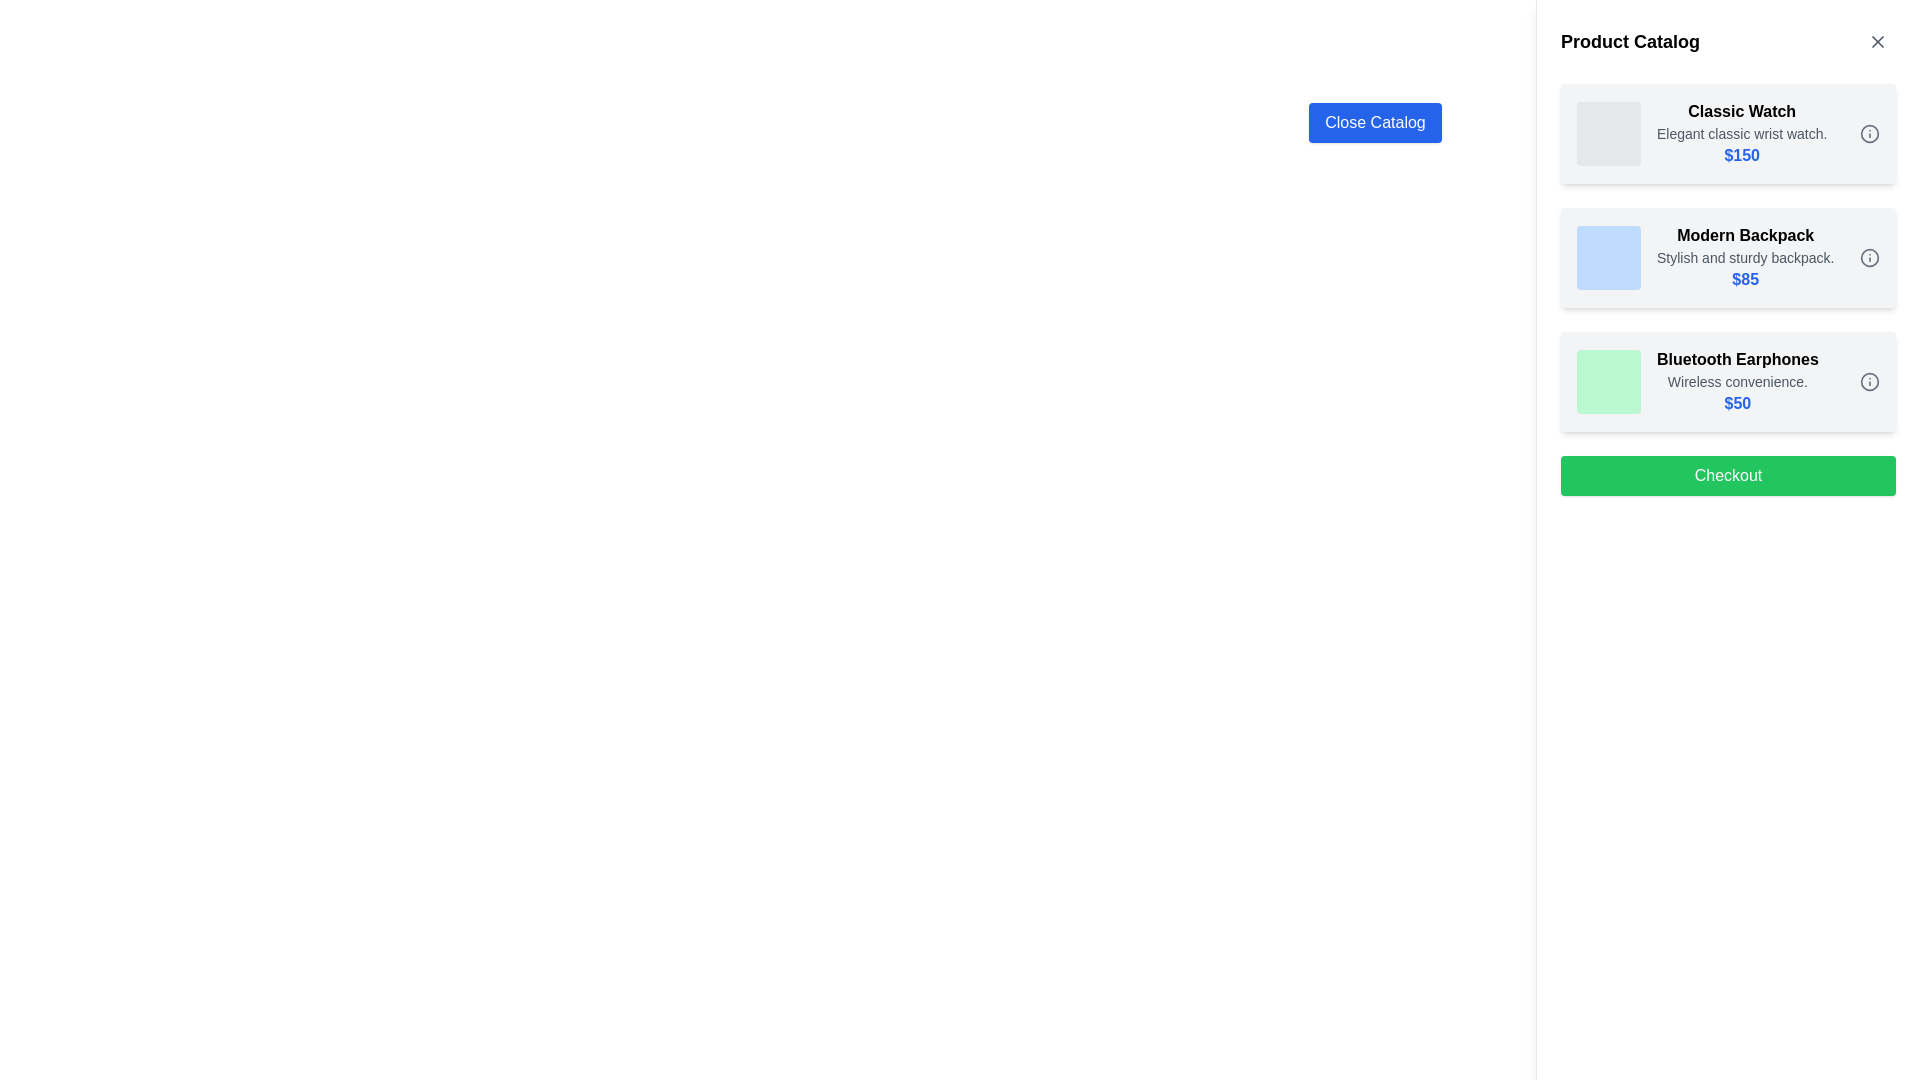 This screenshot has height=1080, width=1920. I want to click on product description and price from the compact layout displaying details about the product, which includes the title 'Classic Watch', description 'Elegant classic wrist watch.', and price '$150', so click(1701, 134).